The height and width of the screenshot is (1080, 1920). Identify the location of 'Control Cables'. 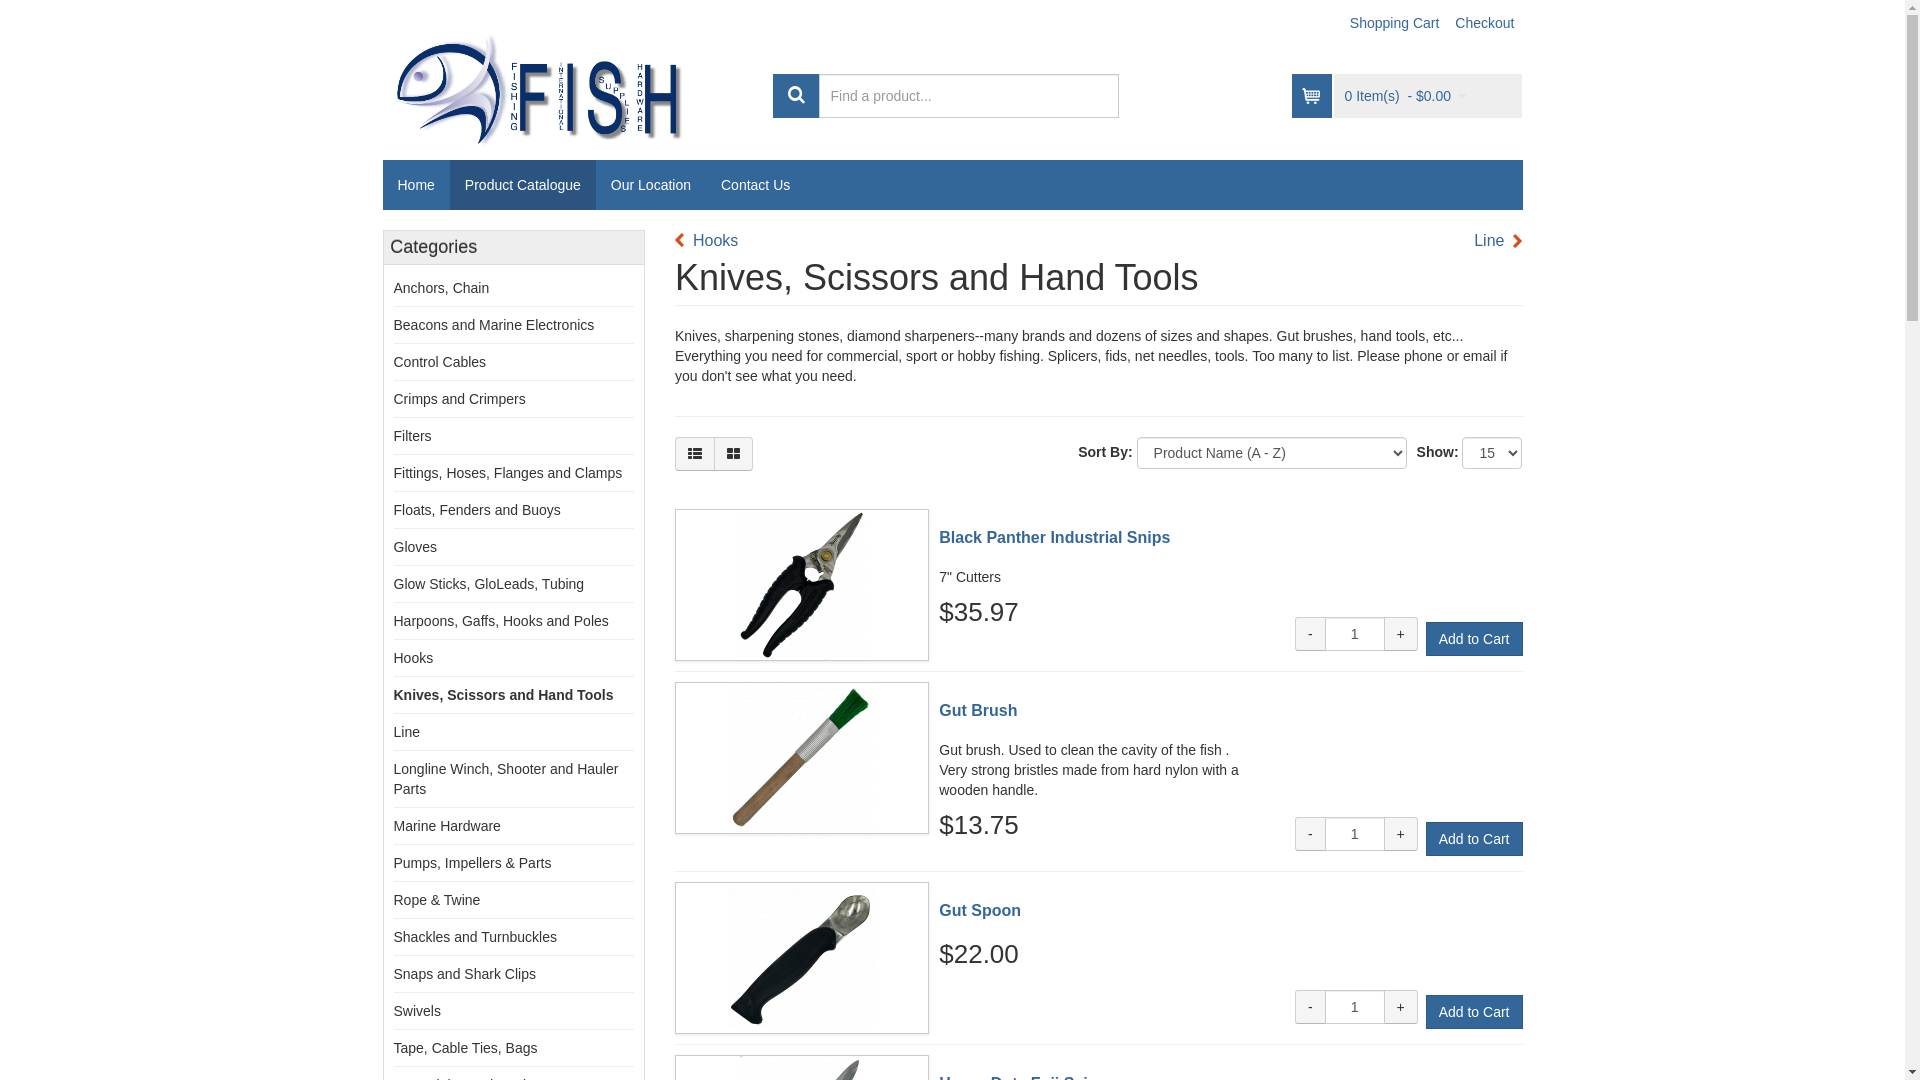
(393, 362).